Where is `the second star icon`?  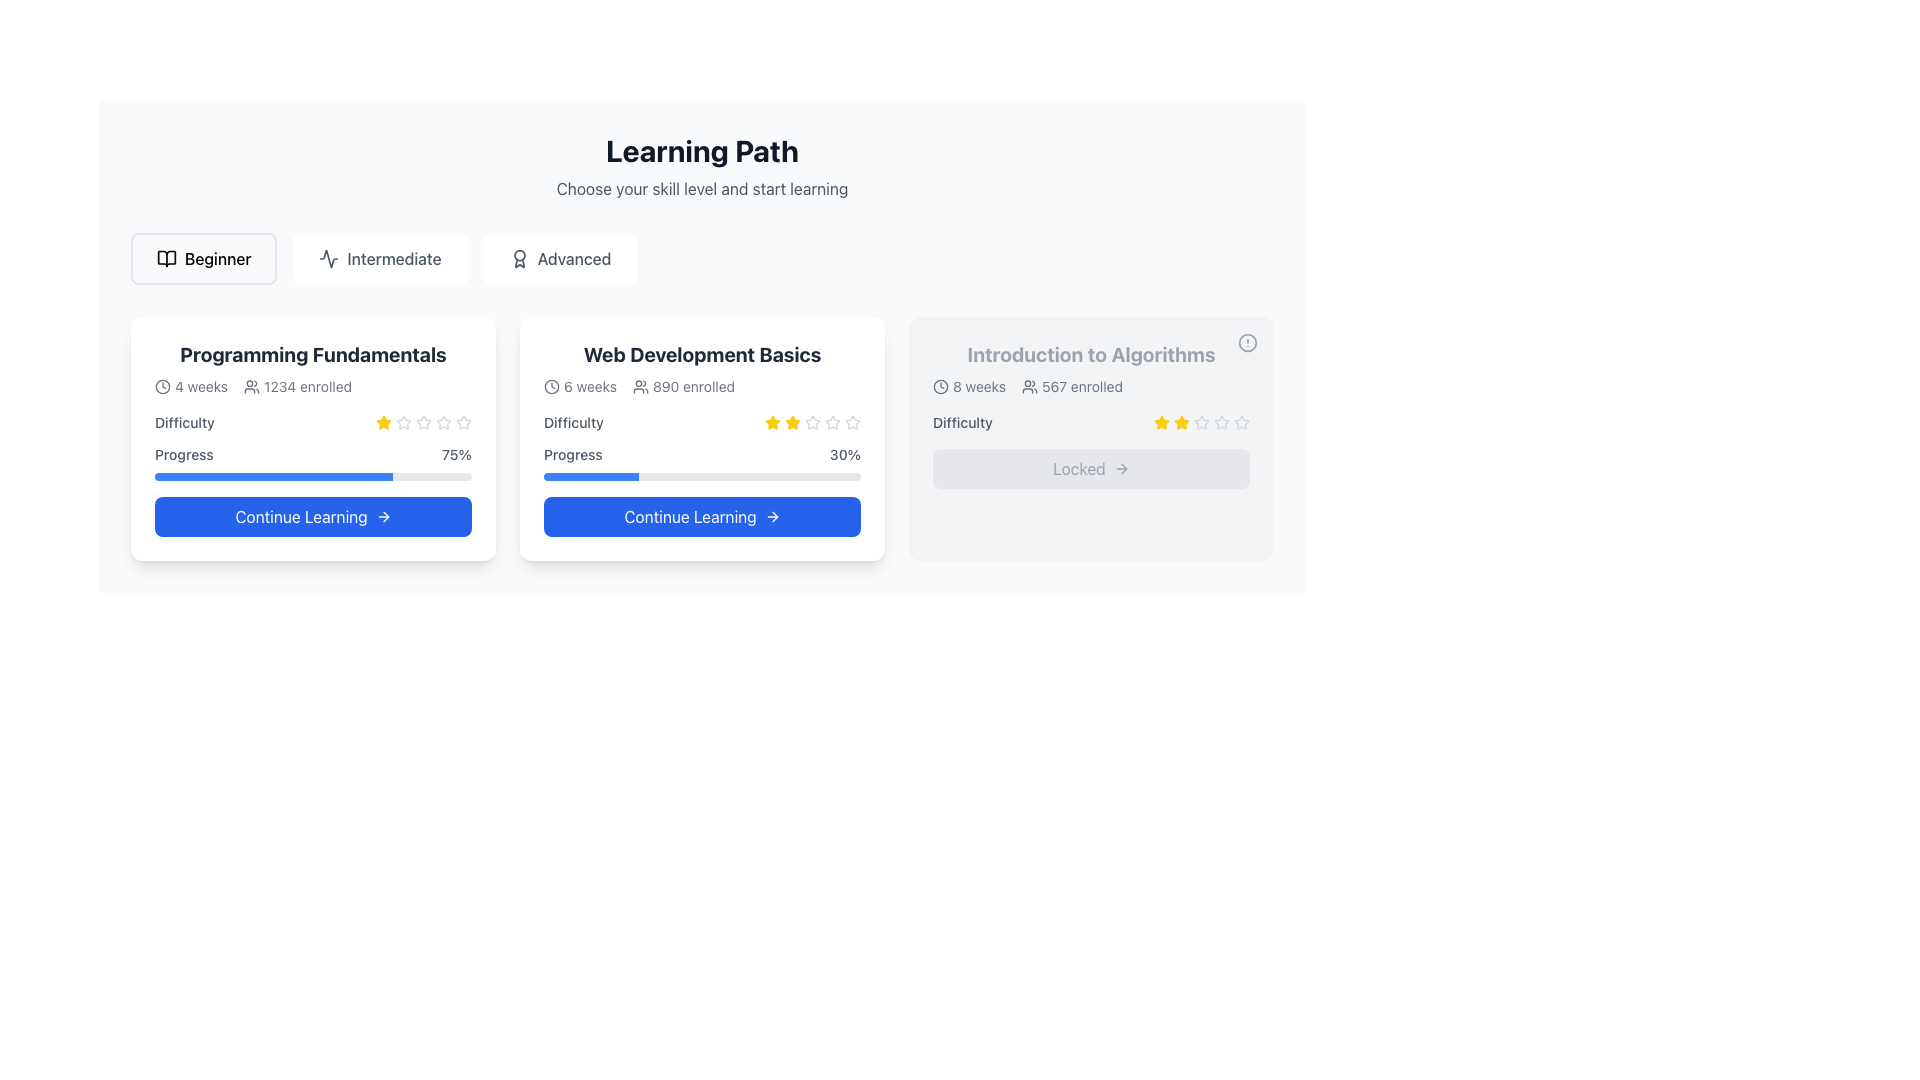
the second star icon is located at coordinates (402, 420).